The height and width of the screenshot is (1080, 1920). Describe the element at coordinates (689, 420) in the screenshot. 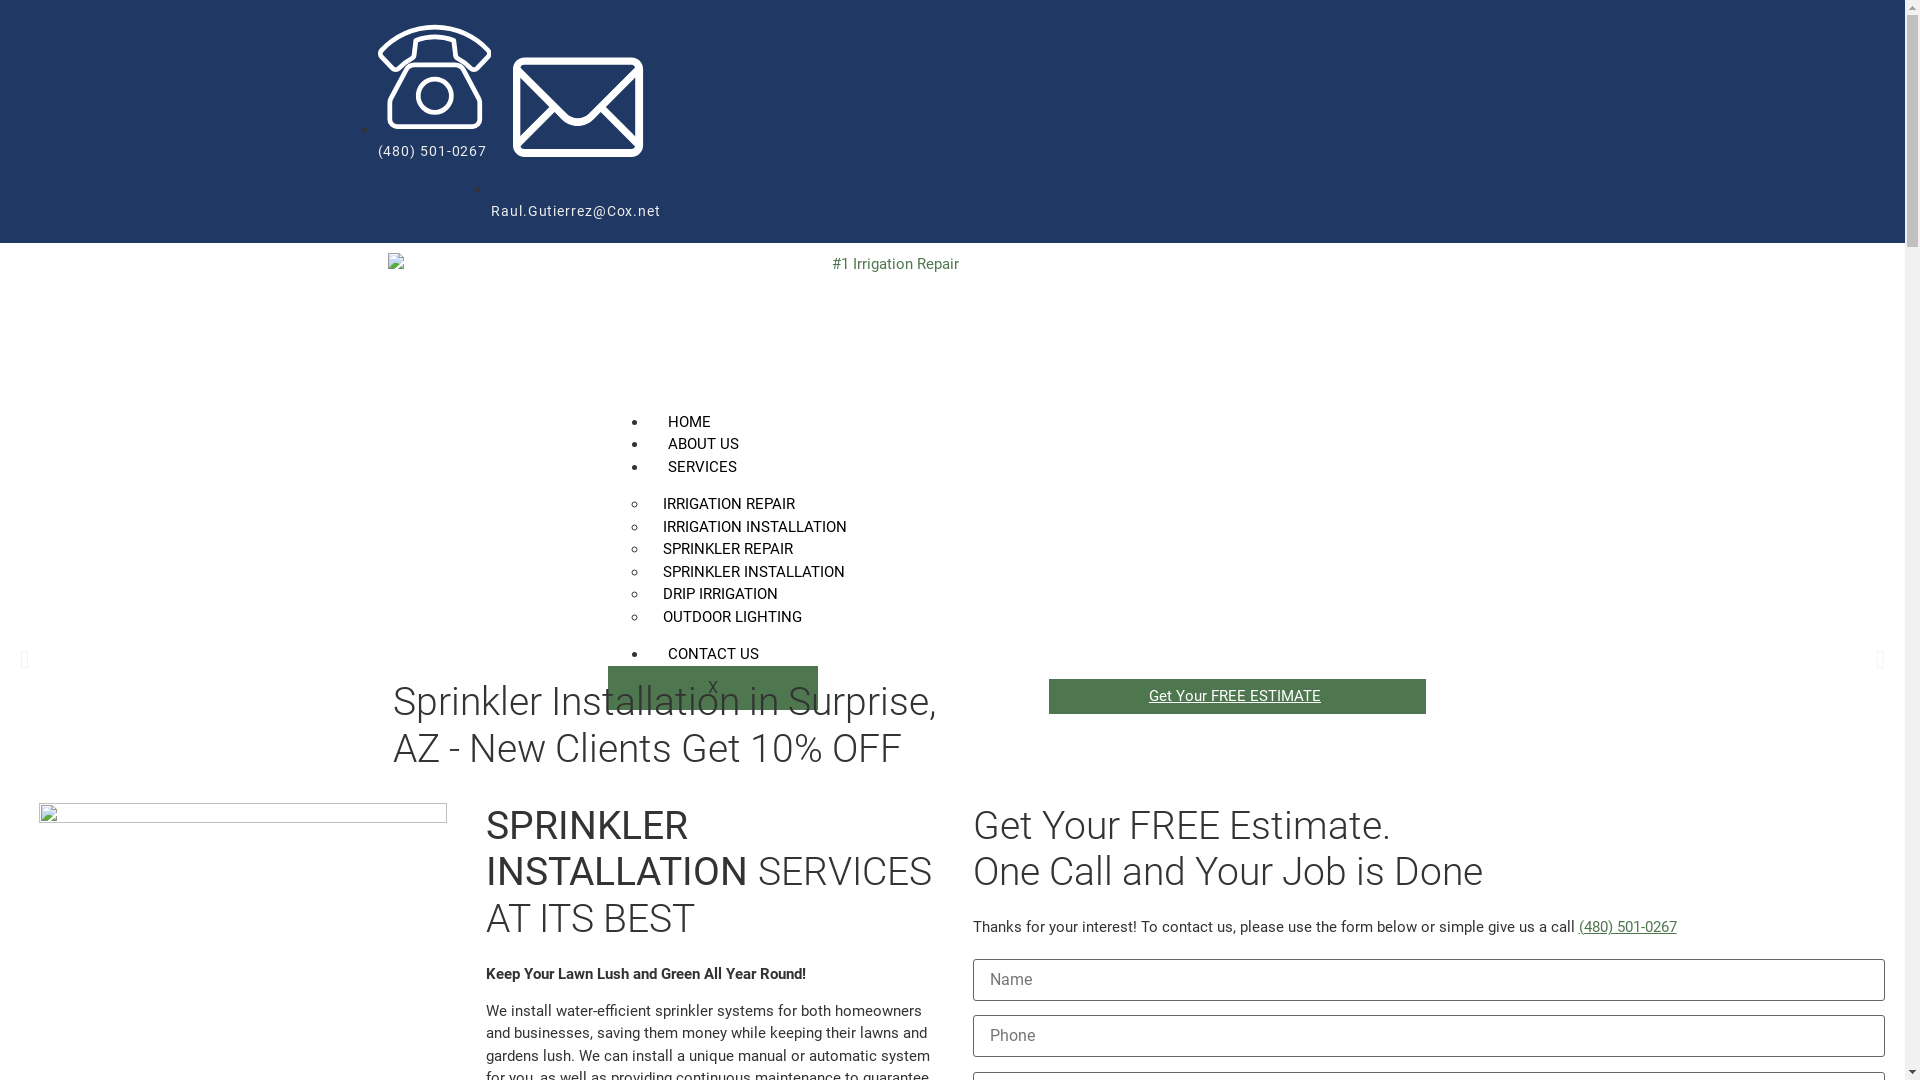

I see `'HOME'` at that location.